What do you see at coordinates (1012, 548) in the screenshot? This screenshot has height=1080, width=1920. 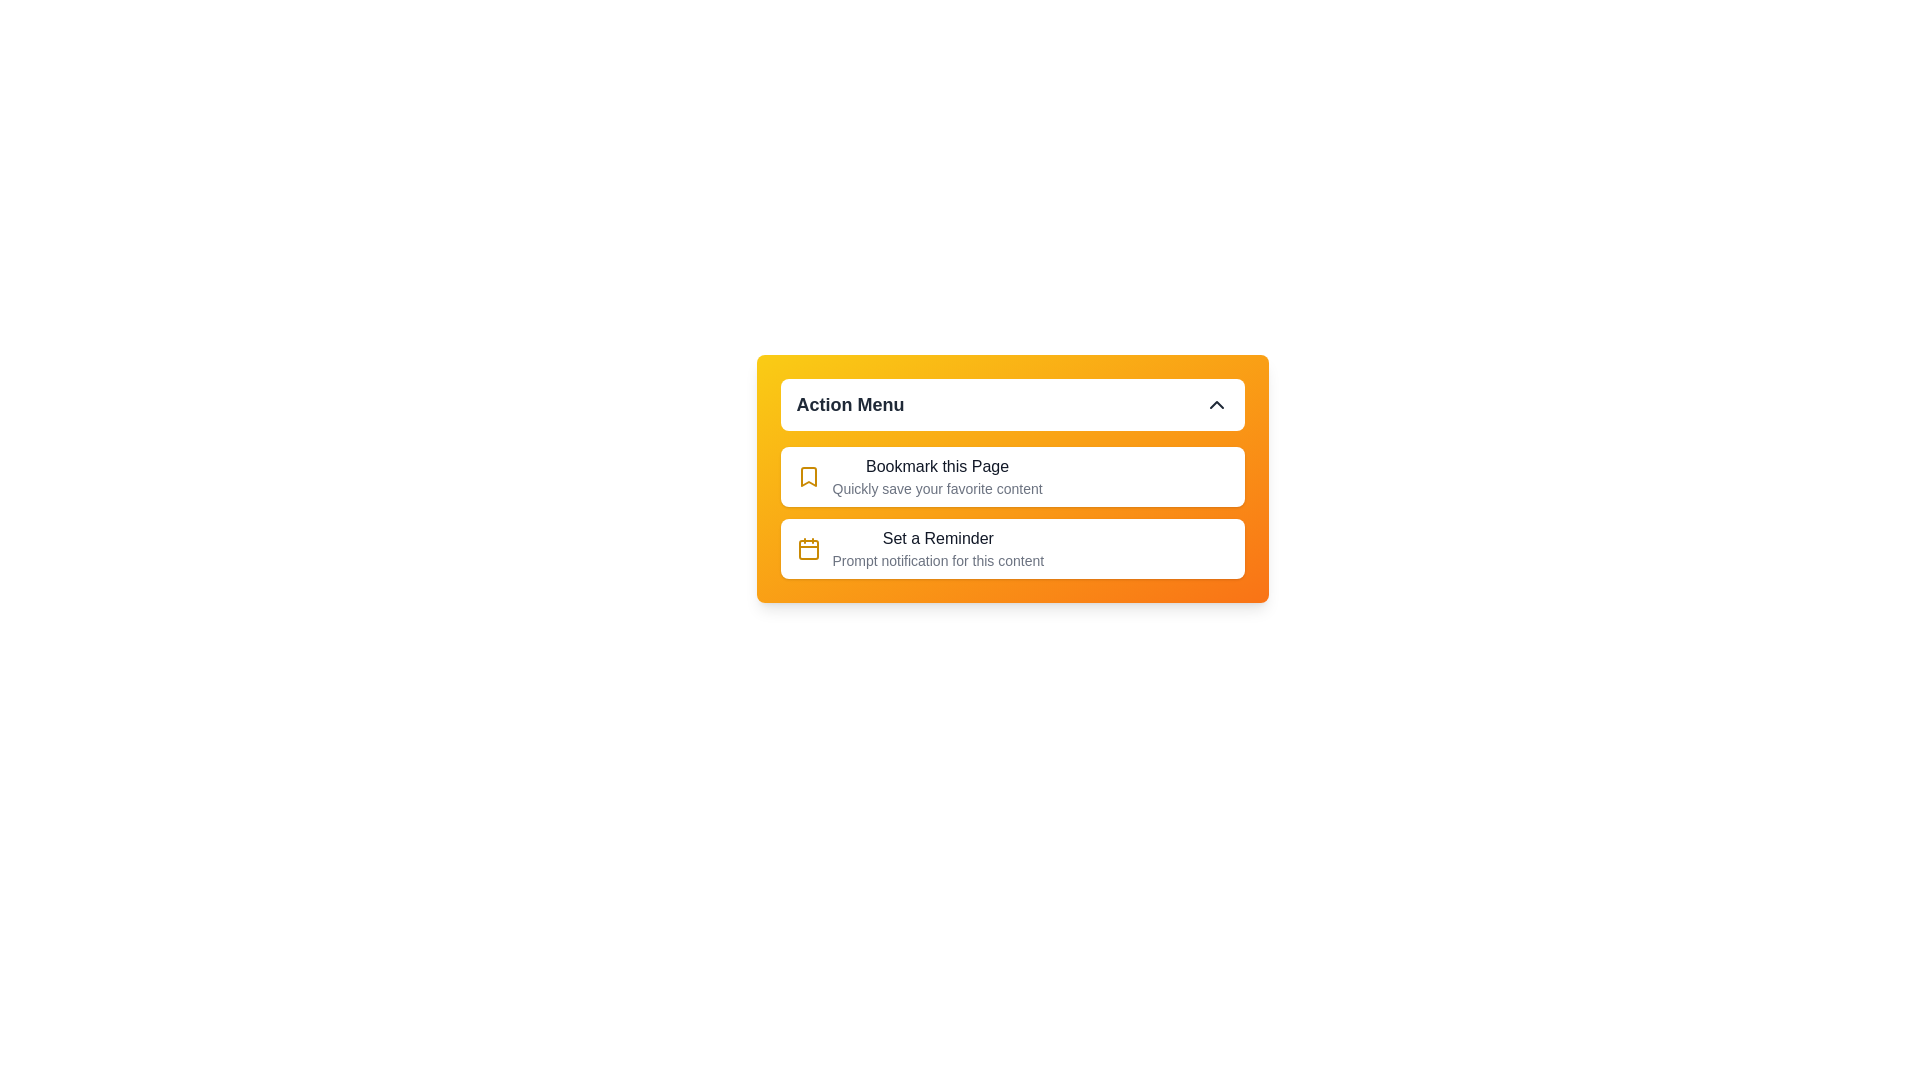 I see `the second menu item labeled 'Set a Reminder'` at bounding box center [1012, 548].